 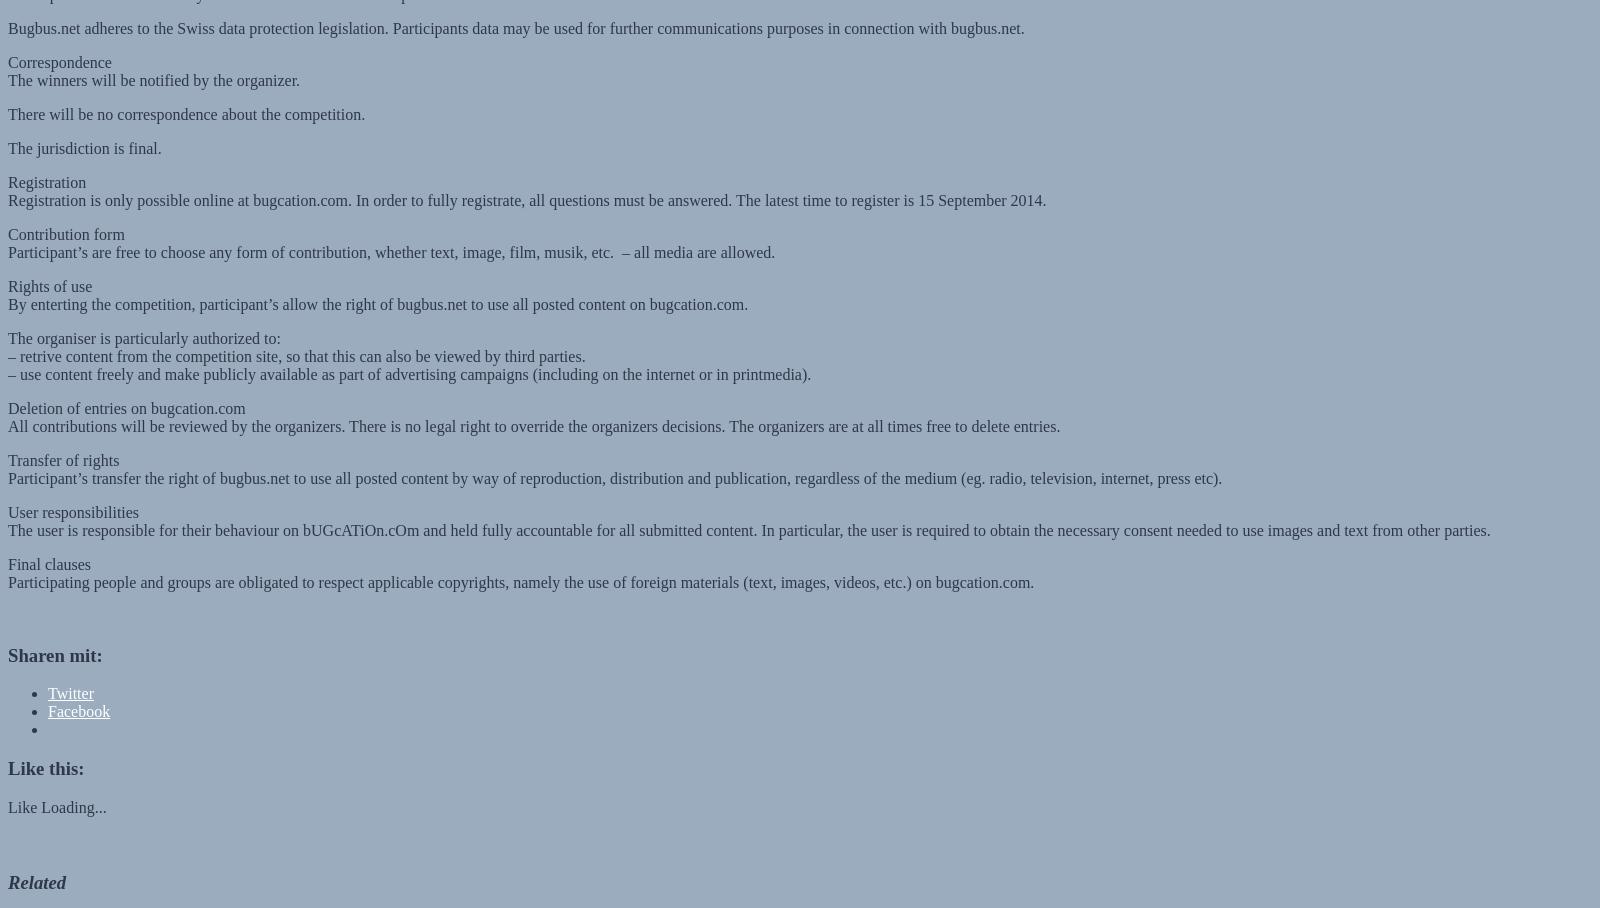 What do you see at coordinates (7, 232) in the screenshot?
I see `'Participant’s are free to choose any form of contribution, whether text, image, film, musik, etc.  – all media are allowed.'` at bounding box center [7, 232].